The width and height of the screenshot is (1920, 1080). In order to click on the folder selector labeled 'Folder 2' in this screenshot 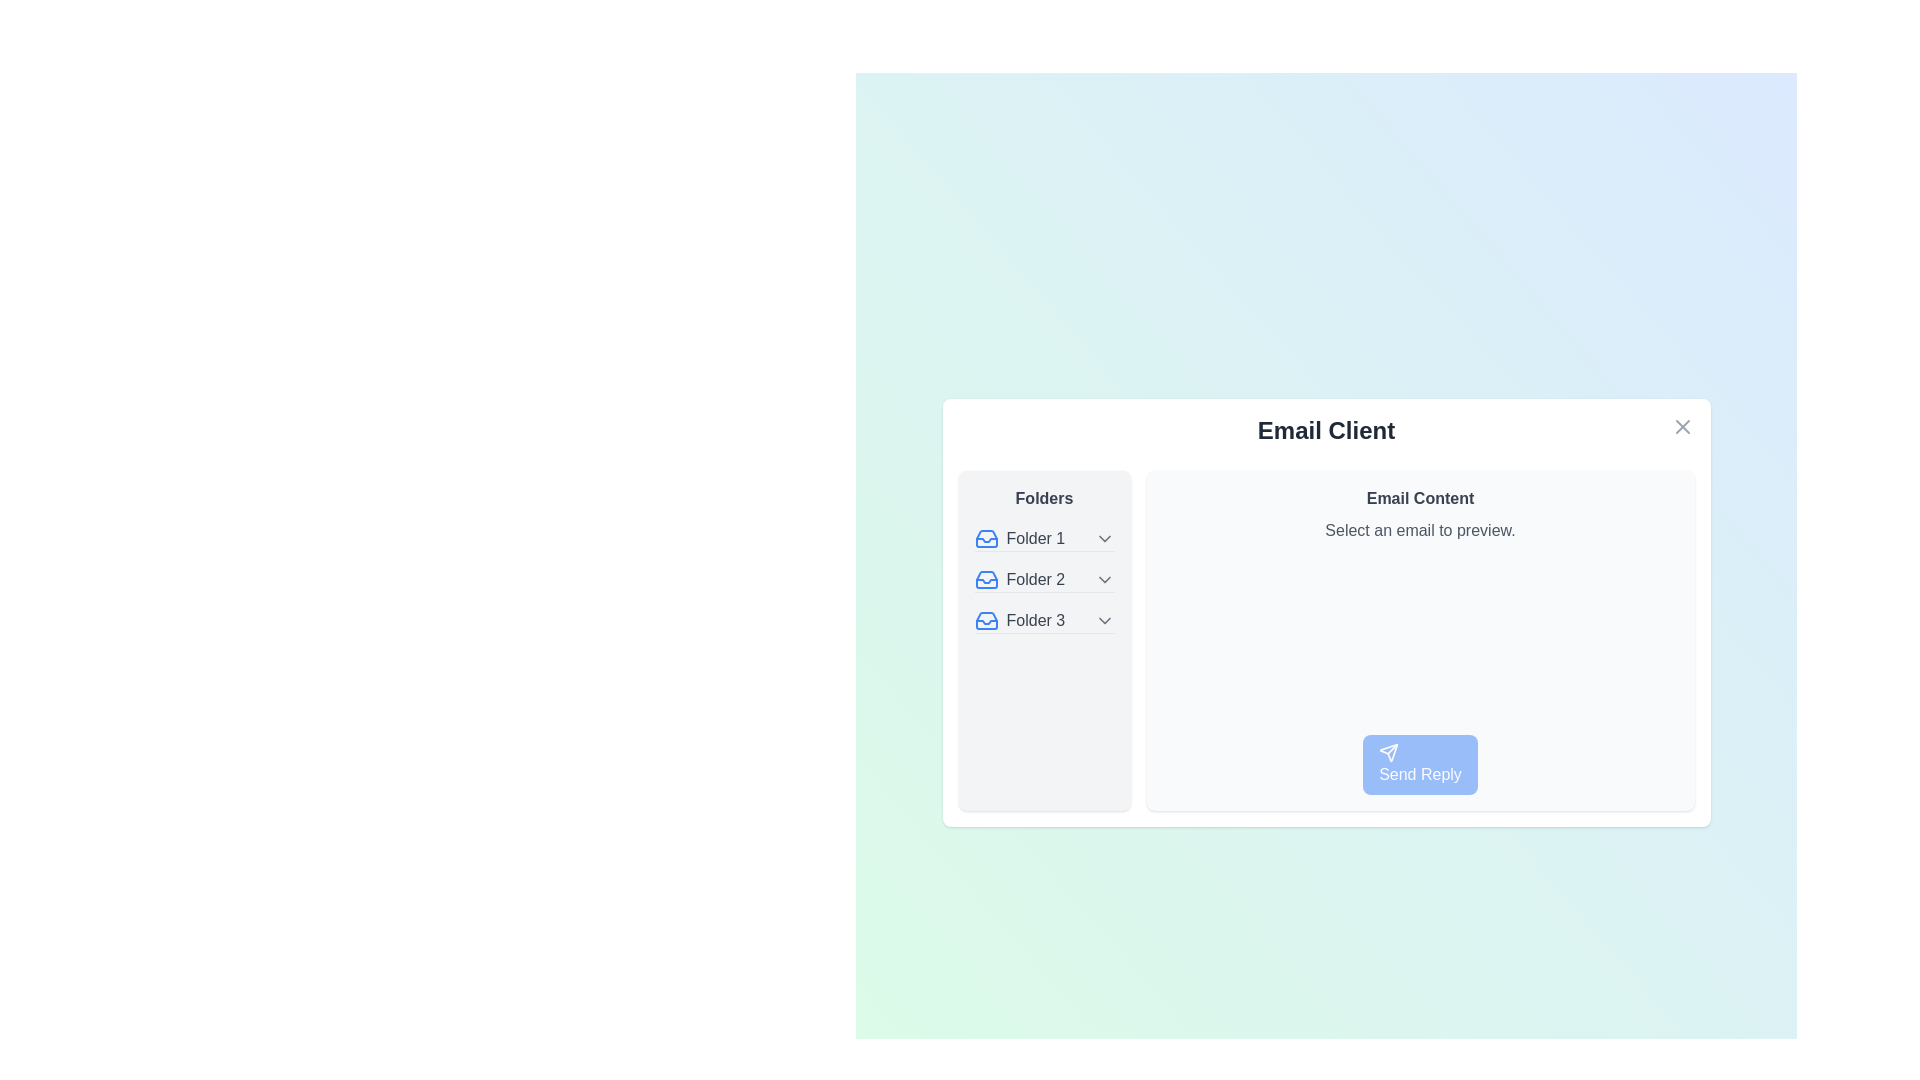, I will do `click(1019, 579)`.